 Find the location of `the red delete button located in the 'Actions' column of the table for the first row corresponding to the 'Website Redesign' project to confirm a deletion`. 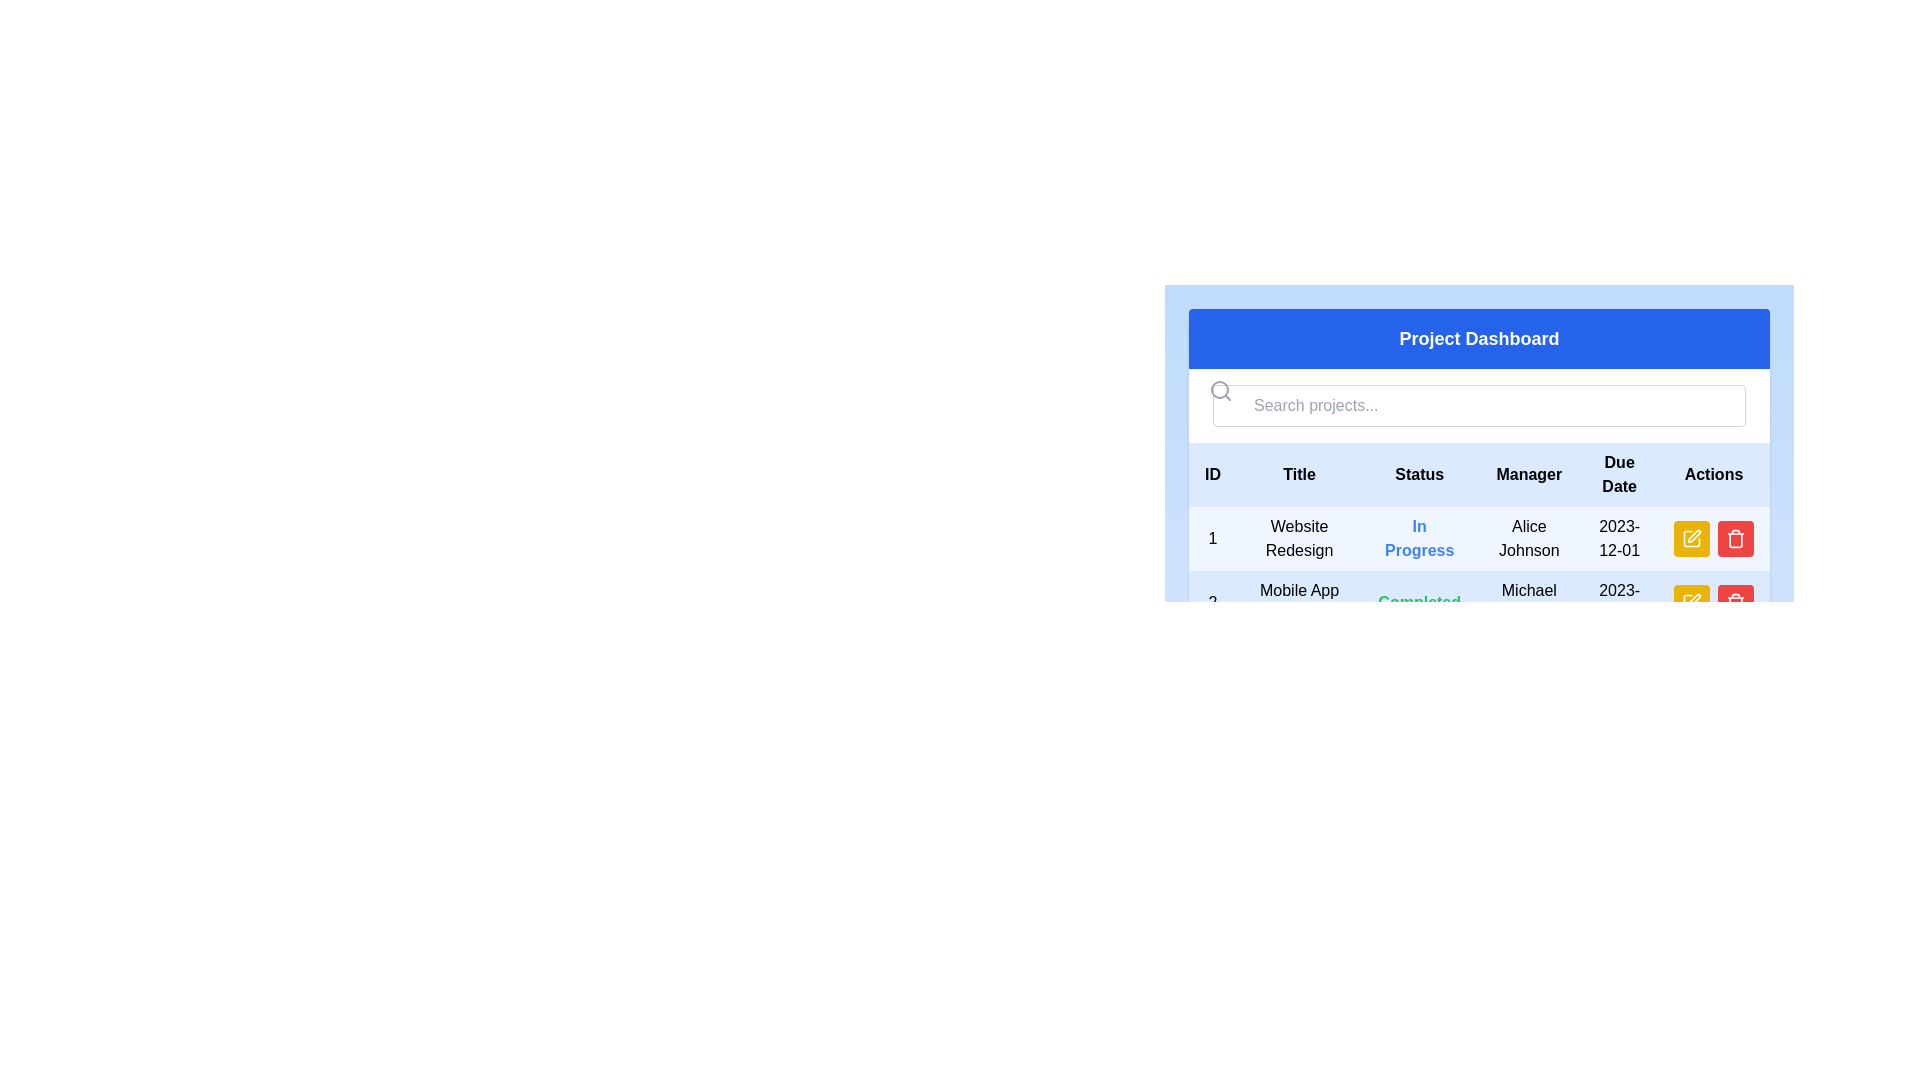

the red delete button located in the 'Actions' column of the table for the first row corresponding to the 'Website Redesign' project to confirm a deletion is located at coordinates (1712, 538).